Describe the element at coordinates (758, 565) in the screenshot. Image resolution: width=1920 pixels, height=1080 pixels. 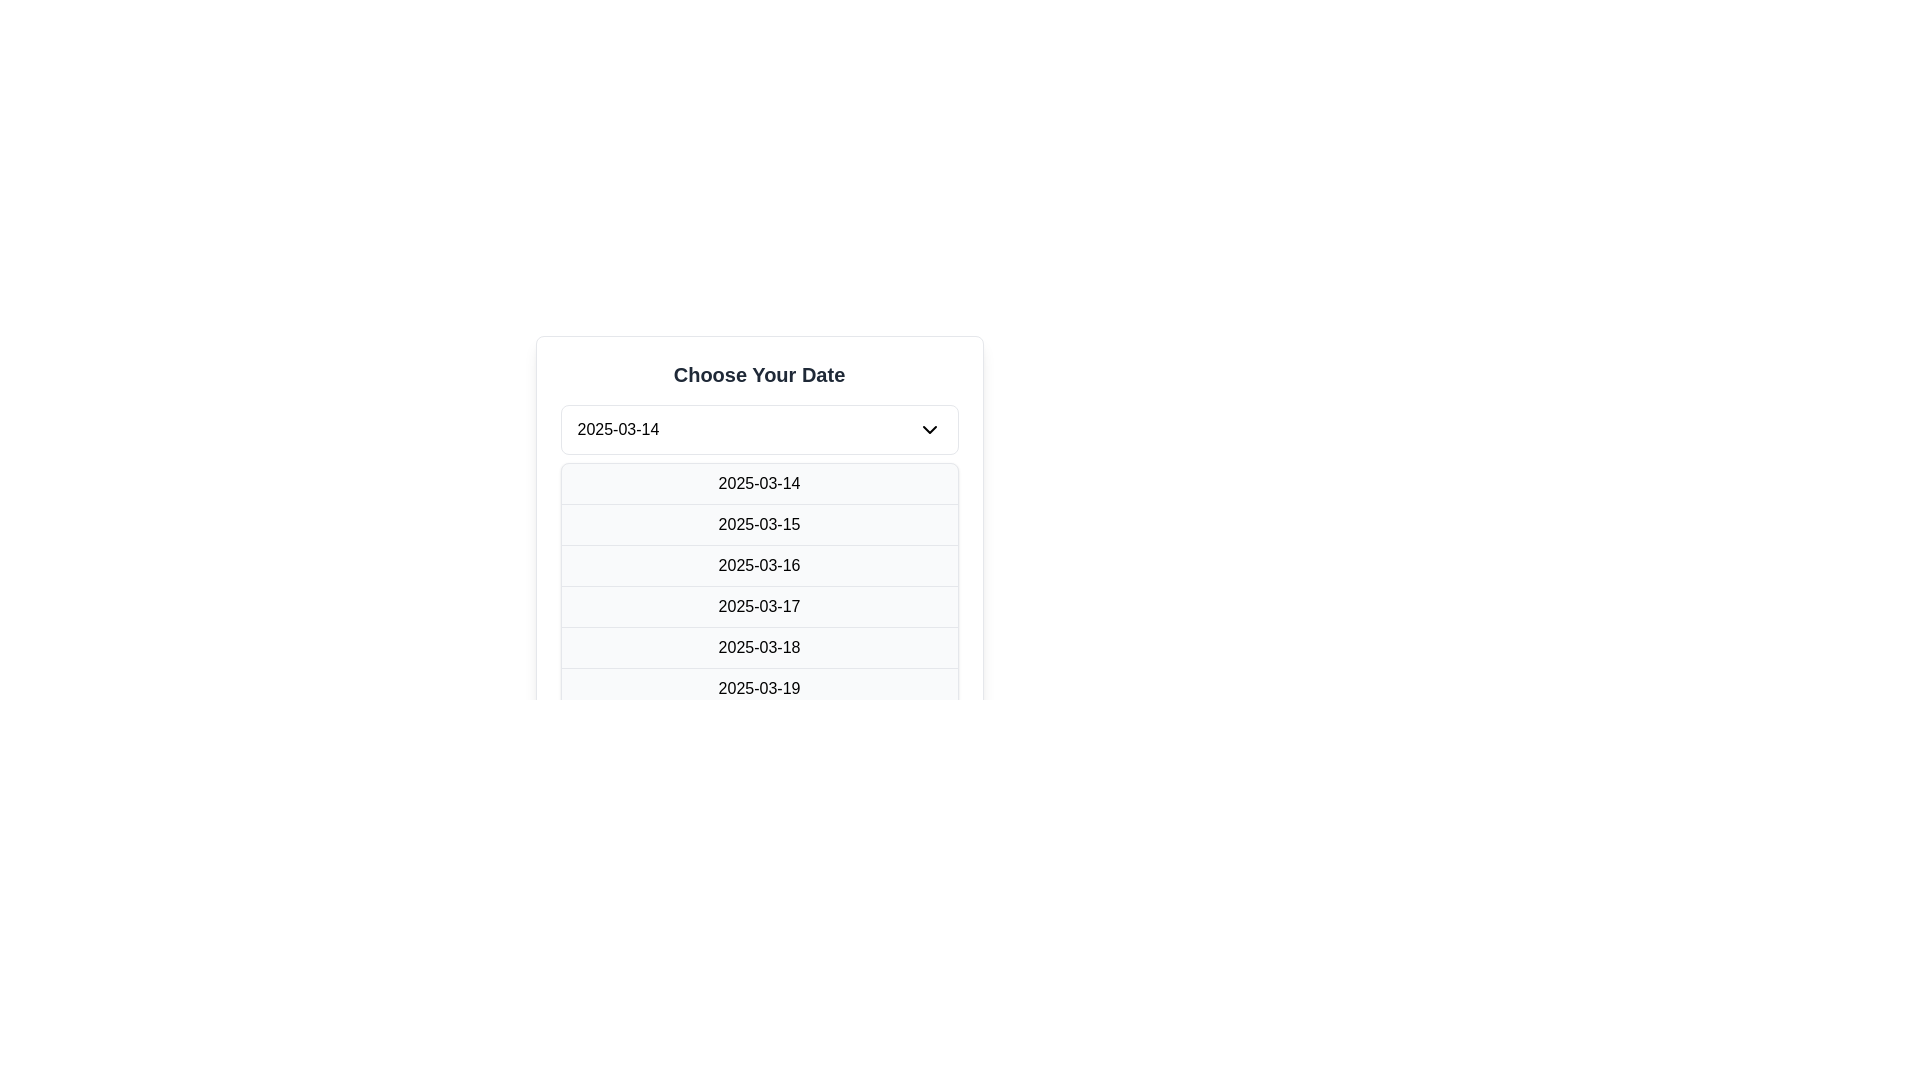
I see `the date '2025-03-16' from the selectable date list by clicking on it` at that location.